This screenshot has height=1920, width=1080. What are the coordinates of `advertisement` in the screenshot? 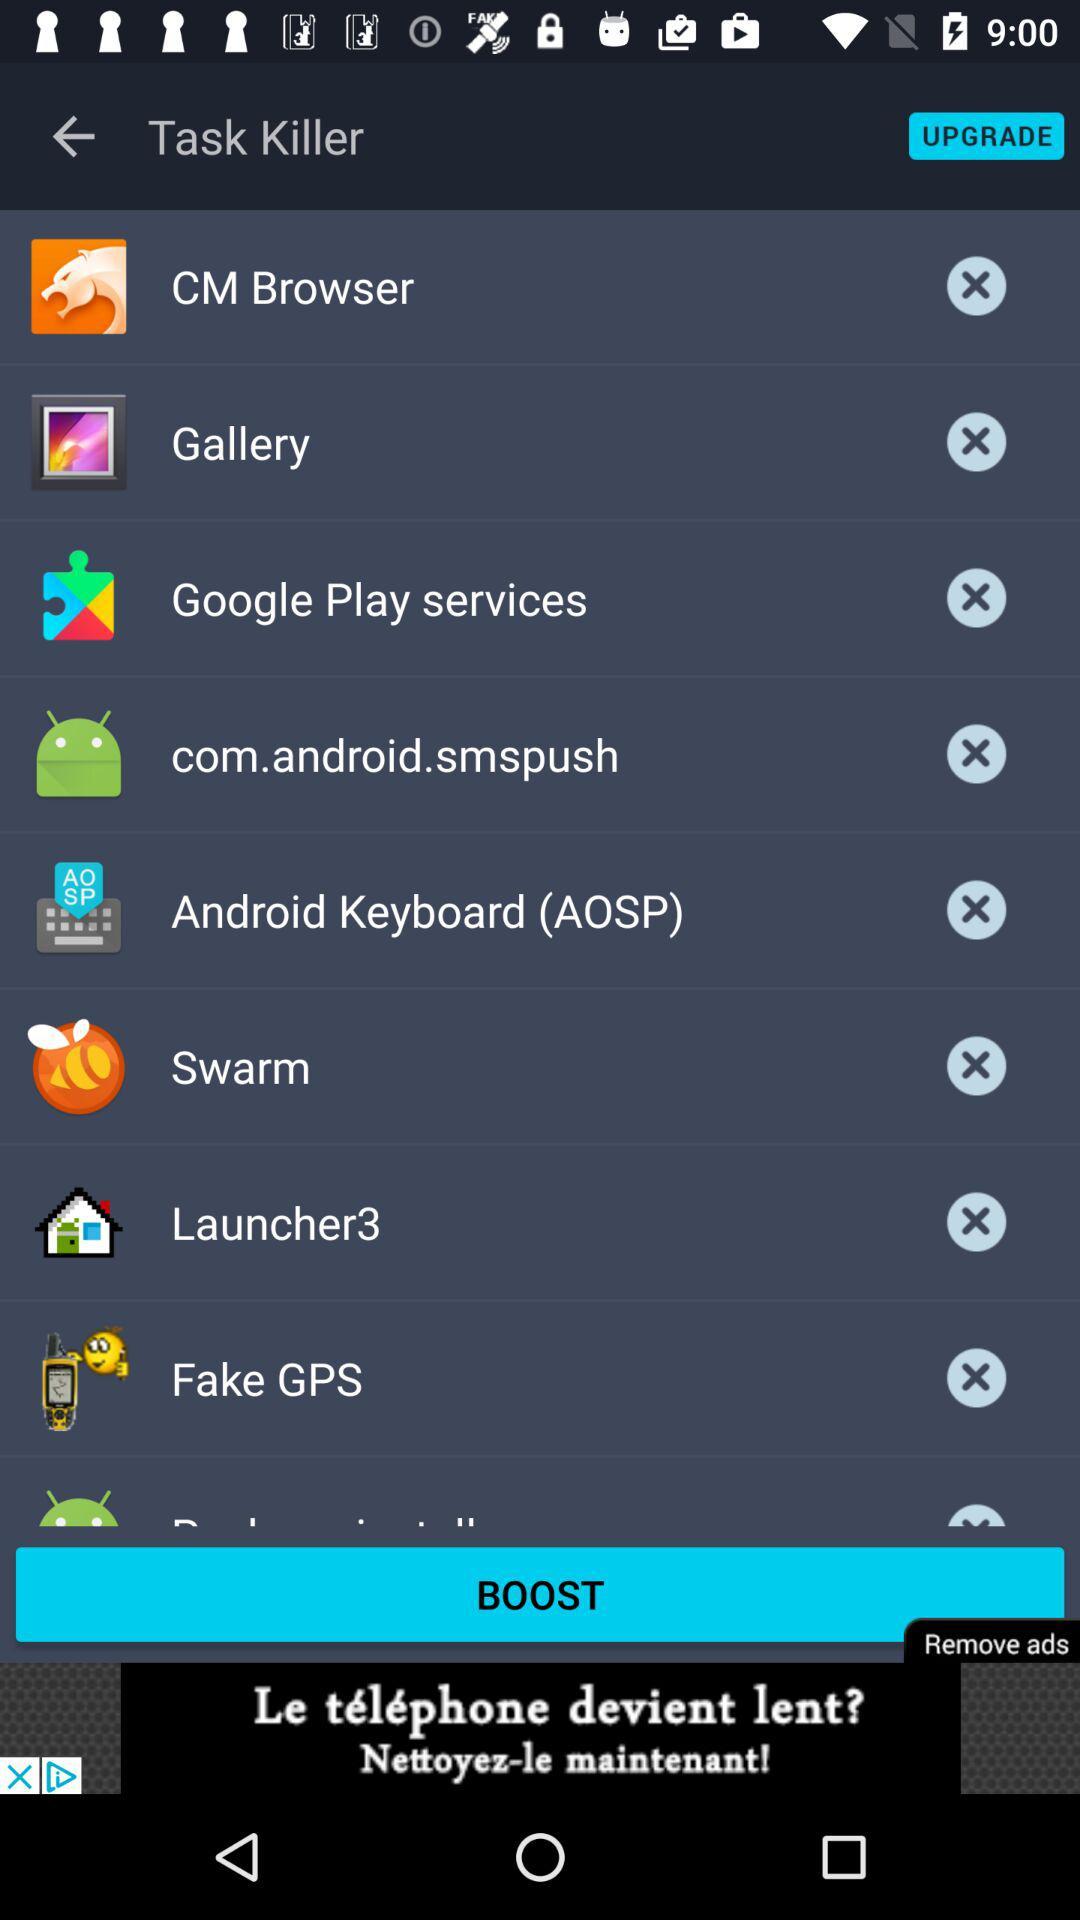 It's located at (540, 1727).